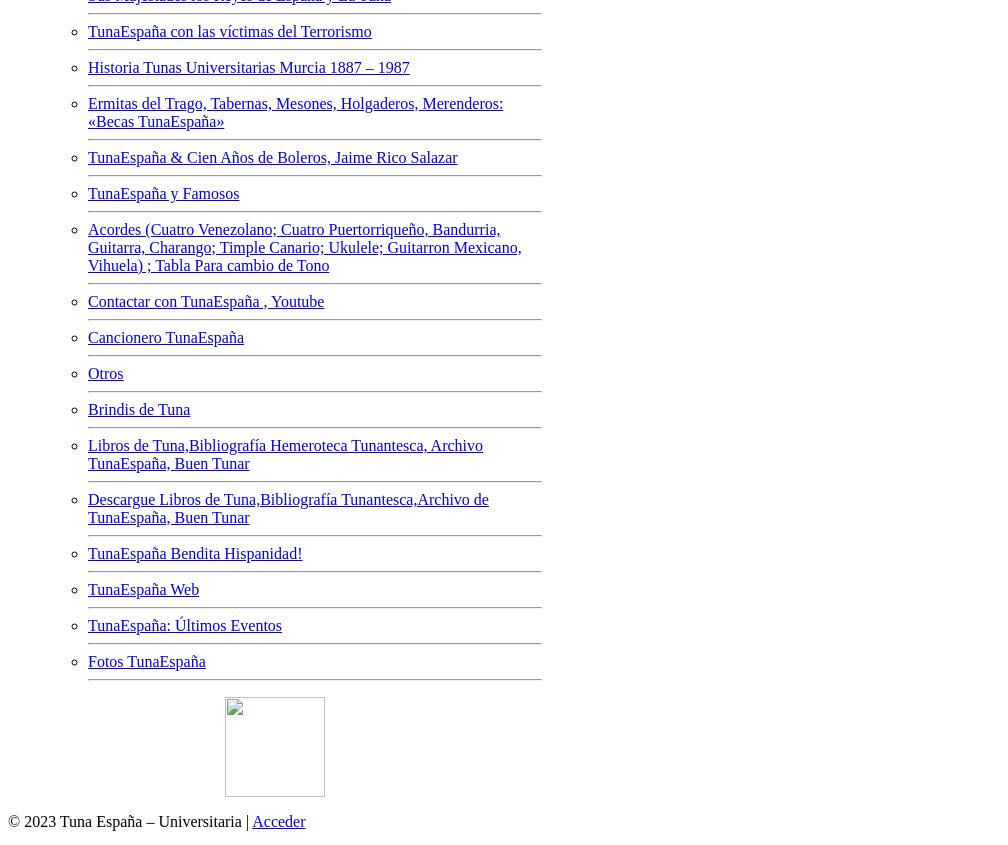 Image resolution: width=1008 pixels, height=845 pixels. What do you see at coordinates (248, 65) in the screenshot?
I see `'Historia Tunas Universitarias Murcia 1887 – 1987'` at bounding box center [248, 65].